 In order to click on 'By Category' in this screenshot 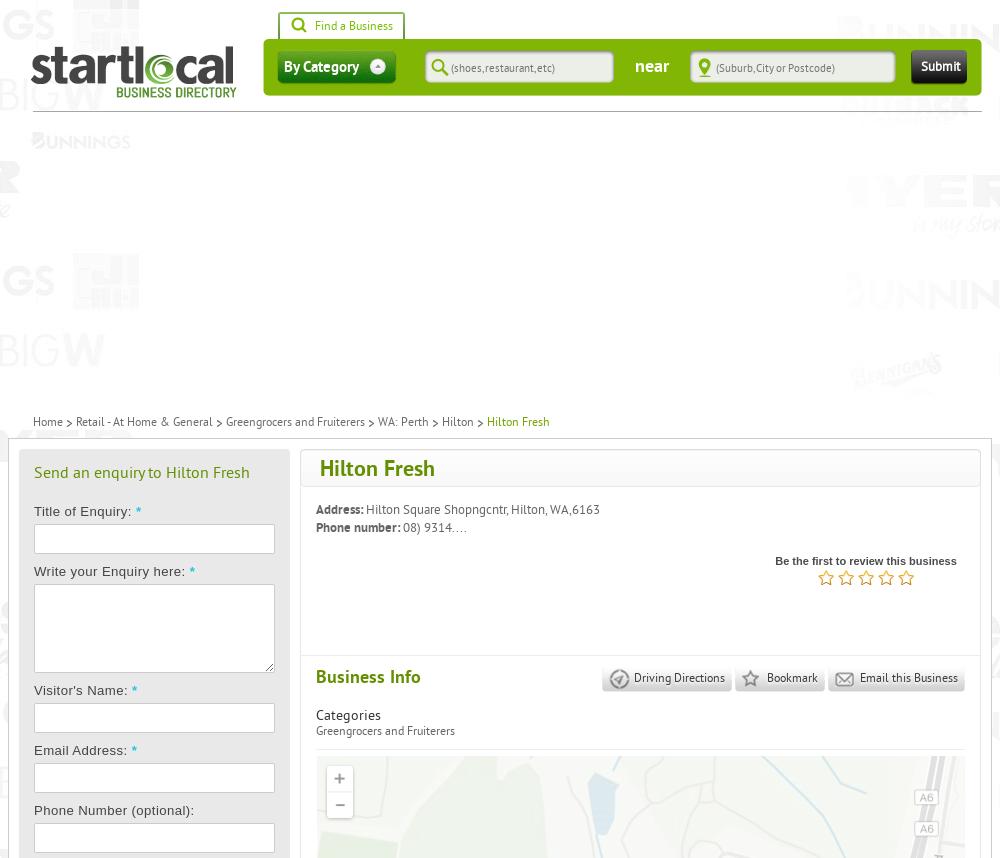, I will do `click(284, 66)`.